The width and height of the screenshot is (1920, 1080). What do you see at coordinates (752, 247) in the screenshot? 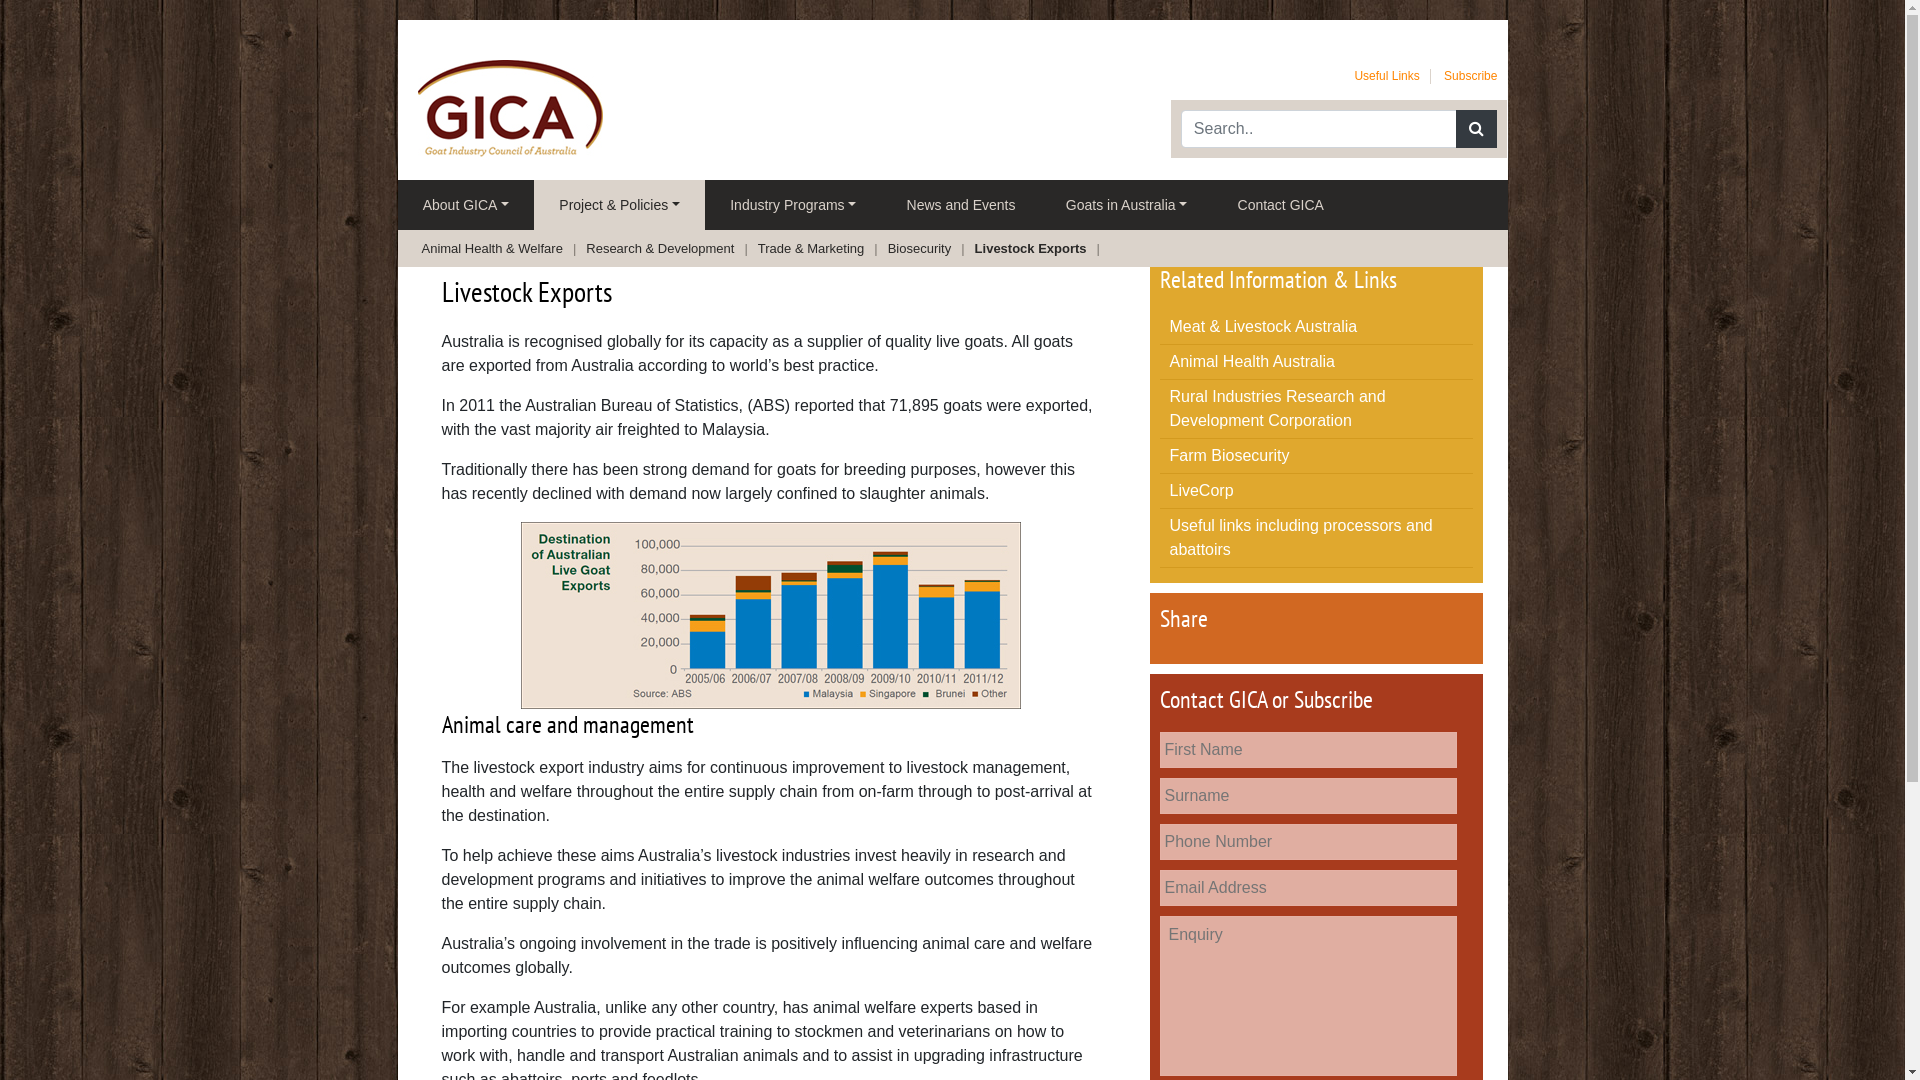
I see `'Trade & Marketing'` at bounding box center [752, 247].